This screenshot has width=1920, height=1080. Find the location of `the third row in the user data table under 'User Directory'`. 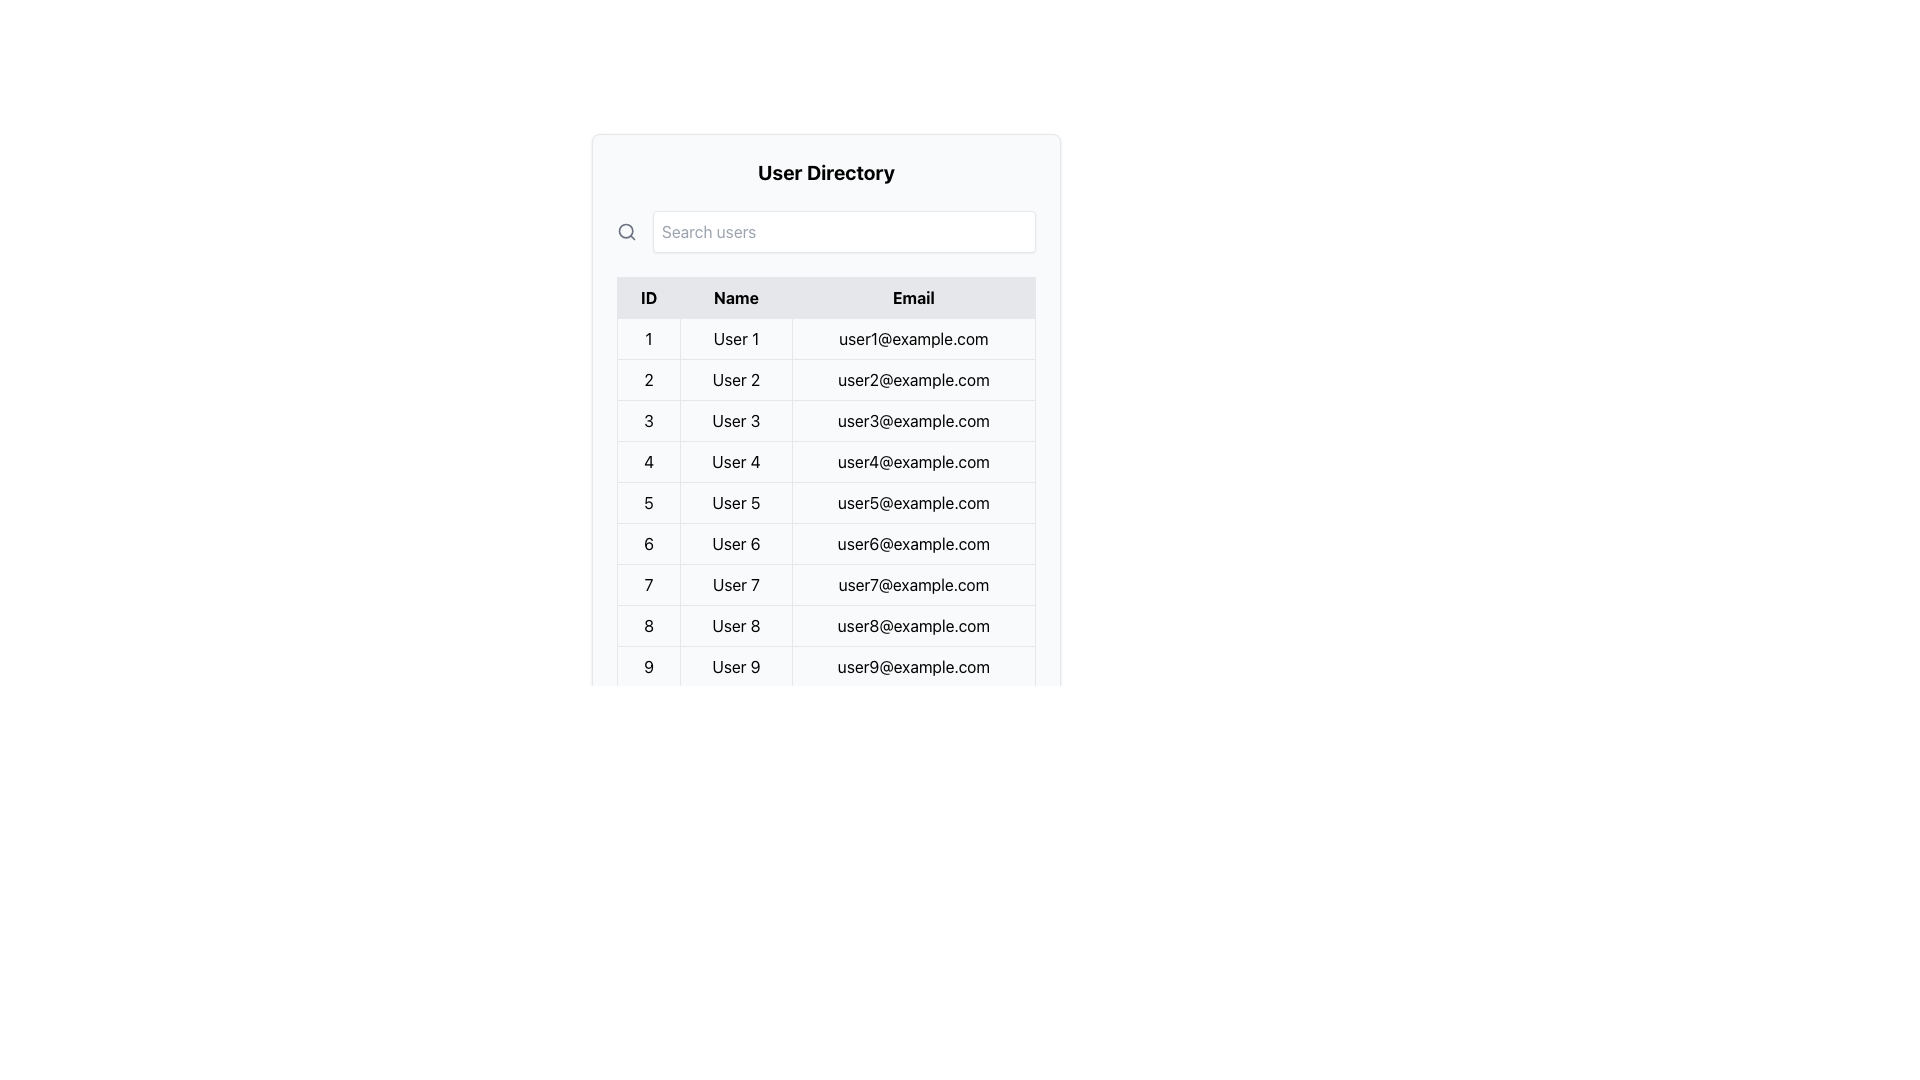

the third row in the user data table under 'User Directory' is located at coordinates (826, 419).